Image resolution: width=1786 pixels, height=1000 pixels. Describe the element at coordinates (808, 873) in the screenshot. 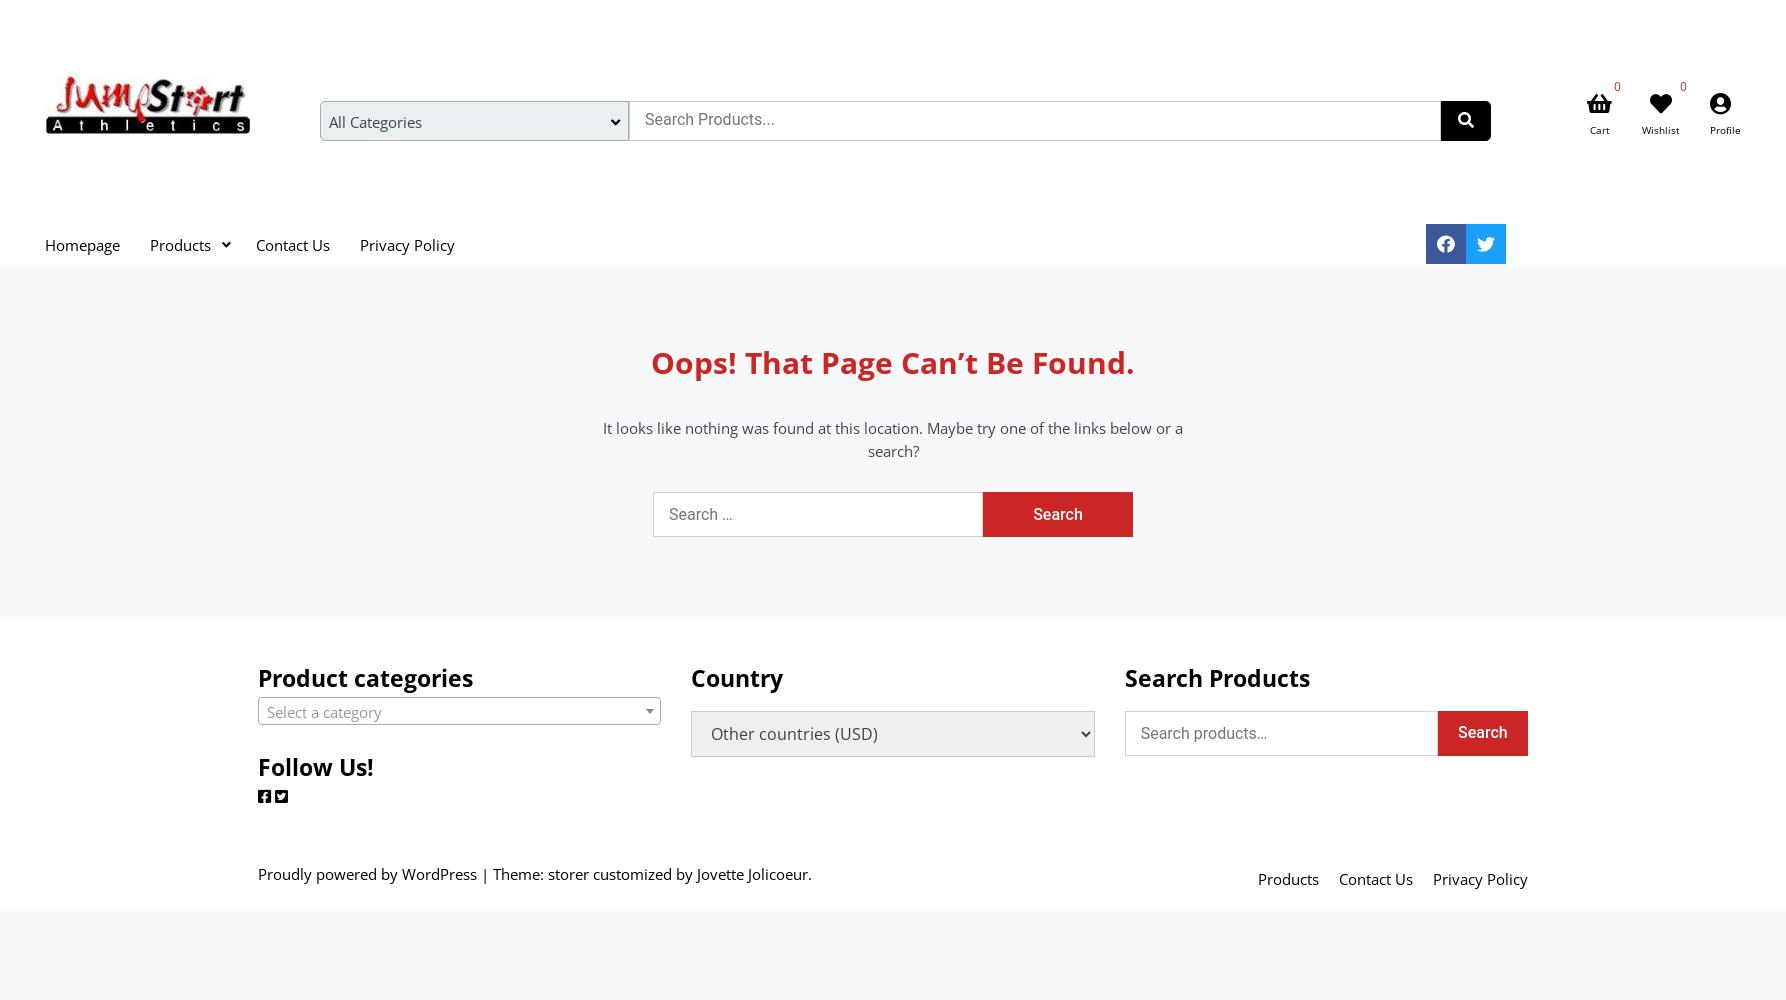

I see `'.'` at that location.